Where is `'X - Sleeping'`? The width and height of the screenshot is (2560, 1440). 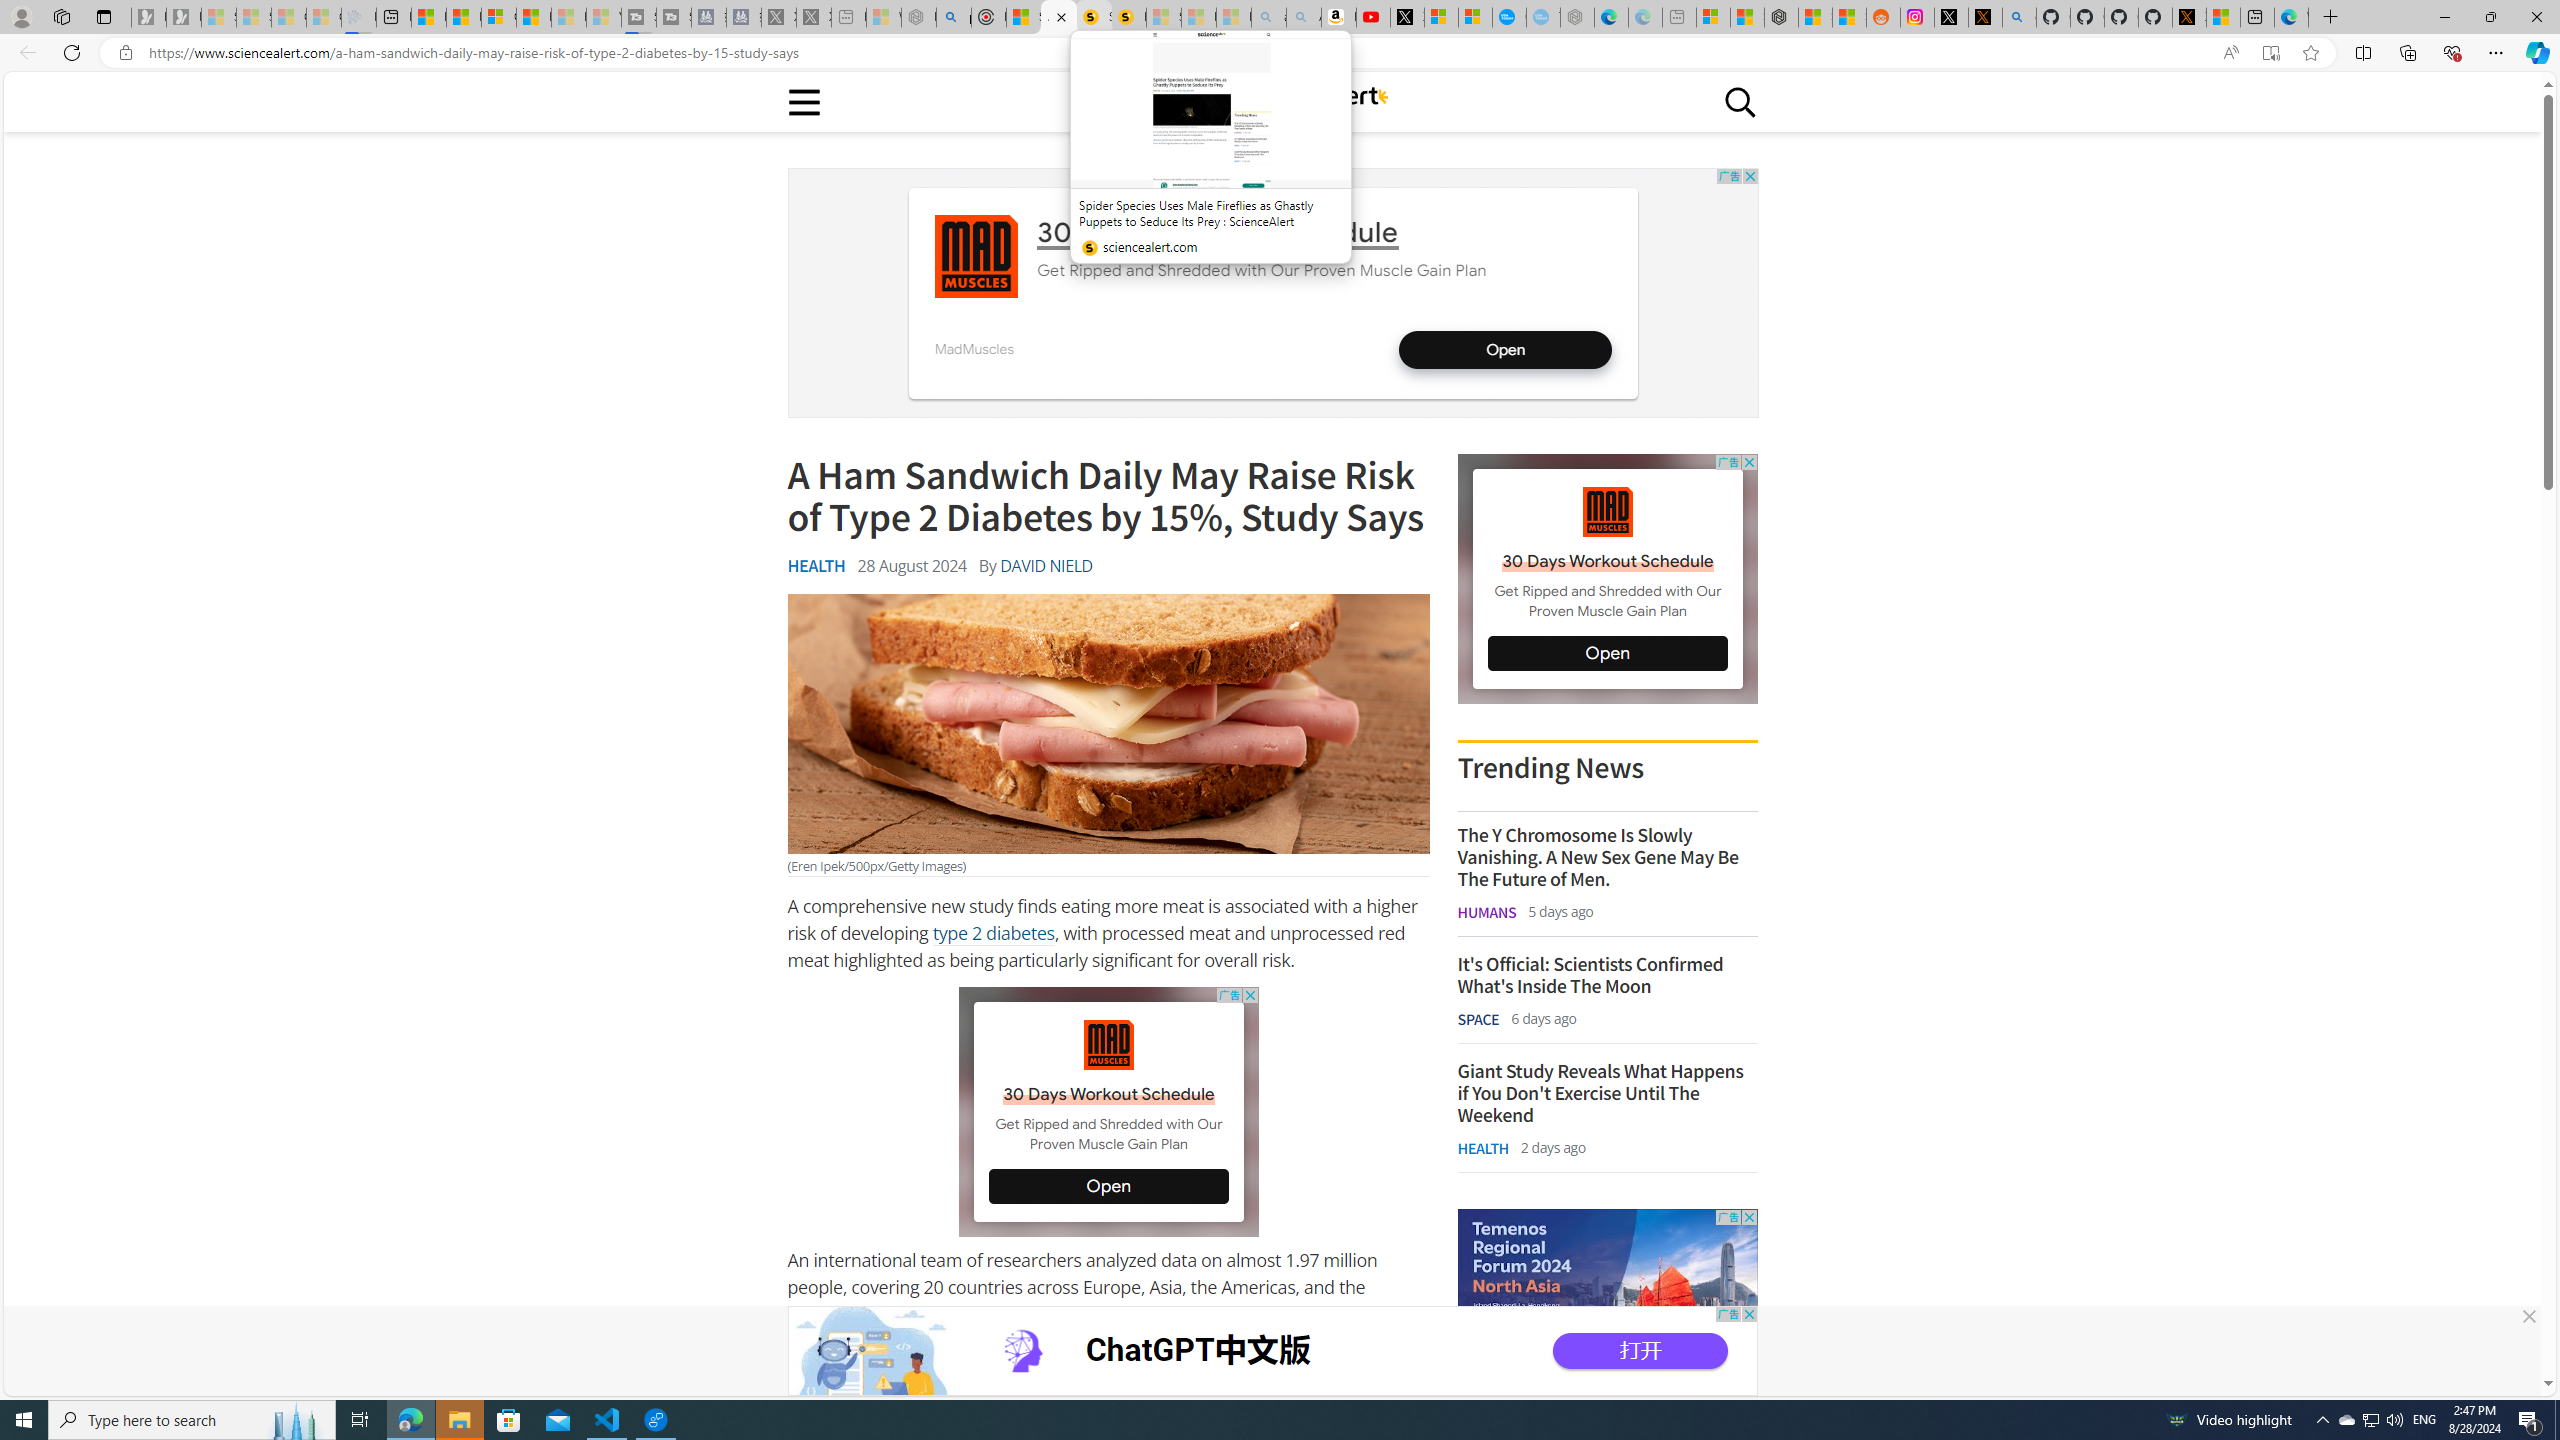
'X - Sleeping' is located at coordinates (814, 16).